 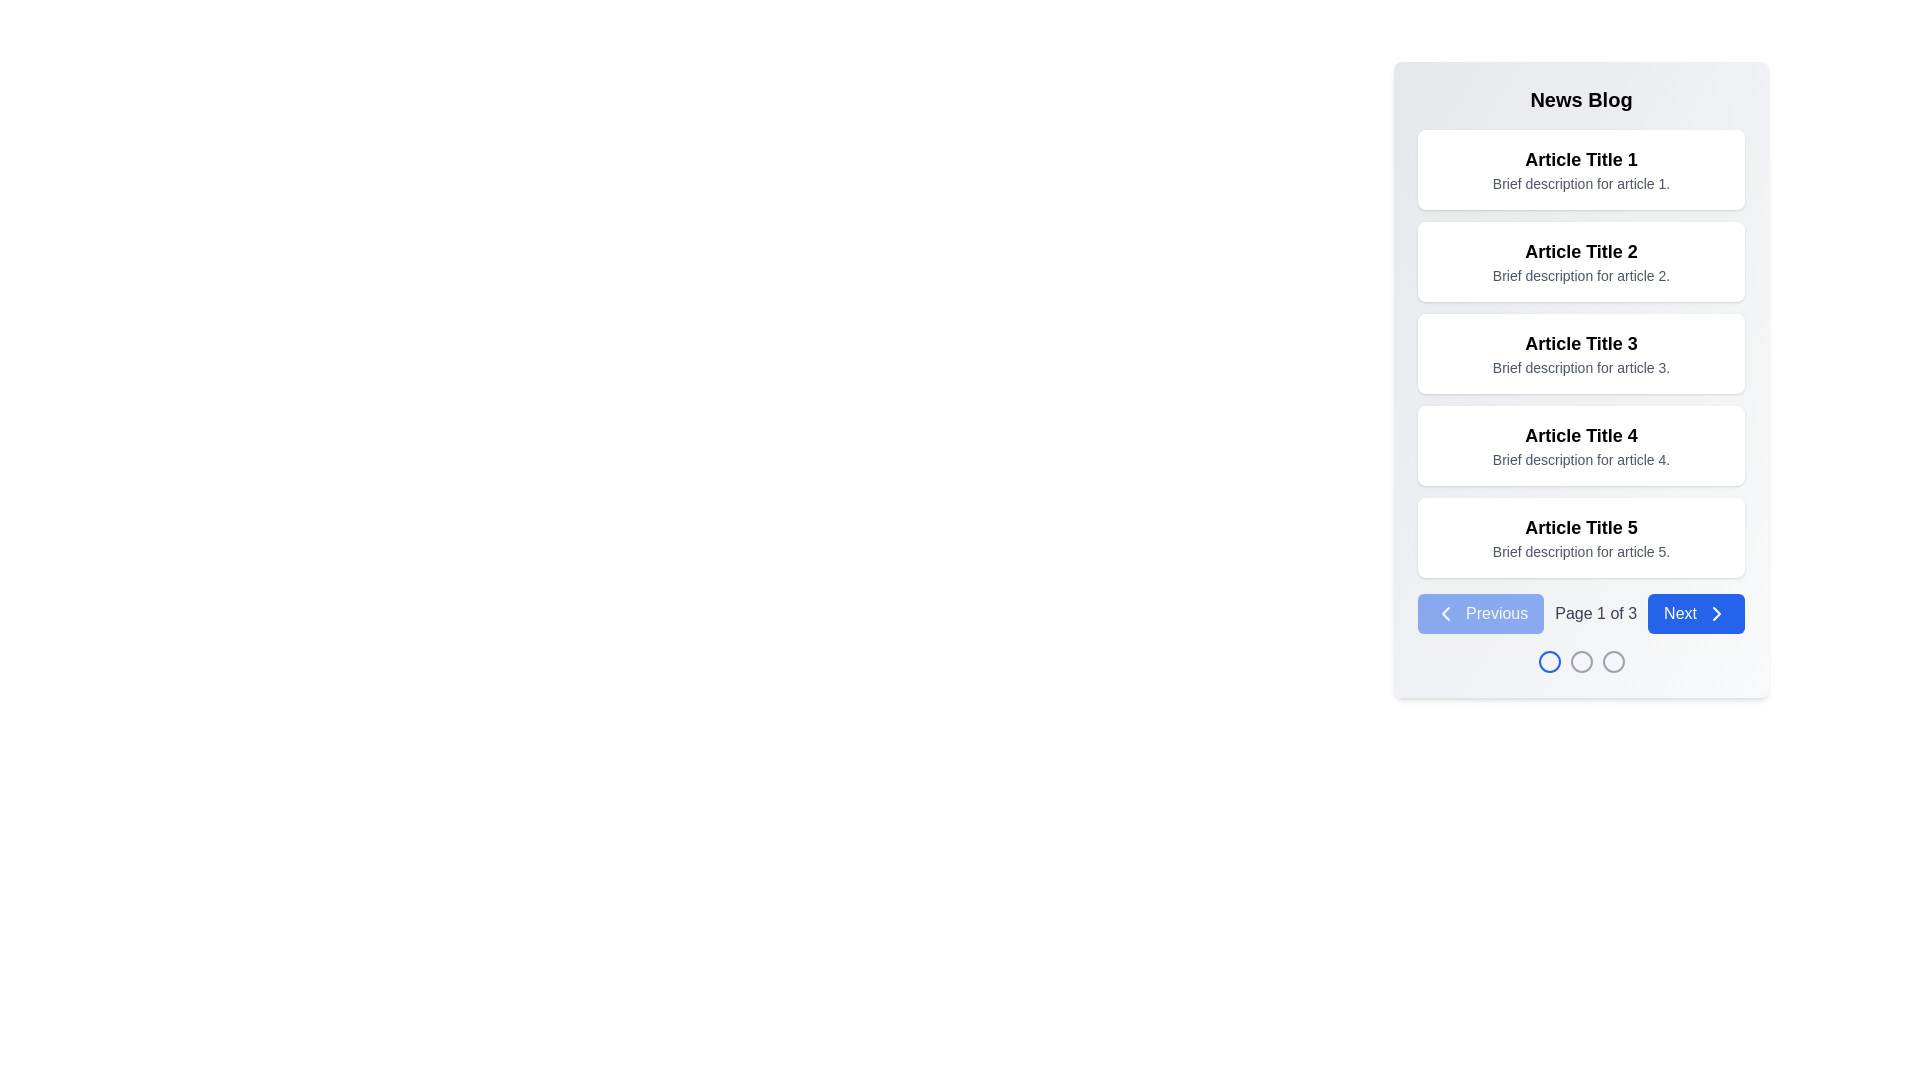 What do you see at coordinates (1548, 662) in the screenshot?
I see `the first selectable indicator in the bottom navigation section, which is part of the pagination system` at bounding box center [1548, 662].